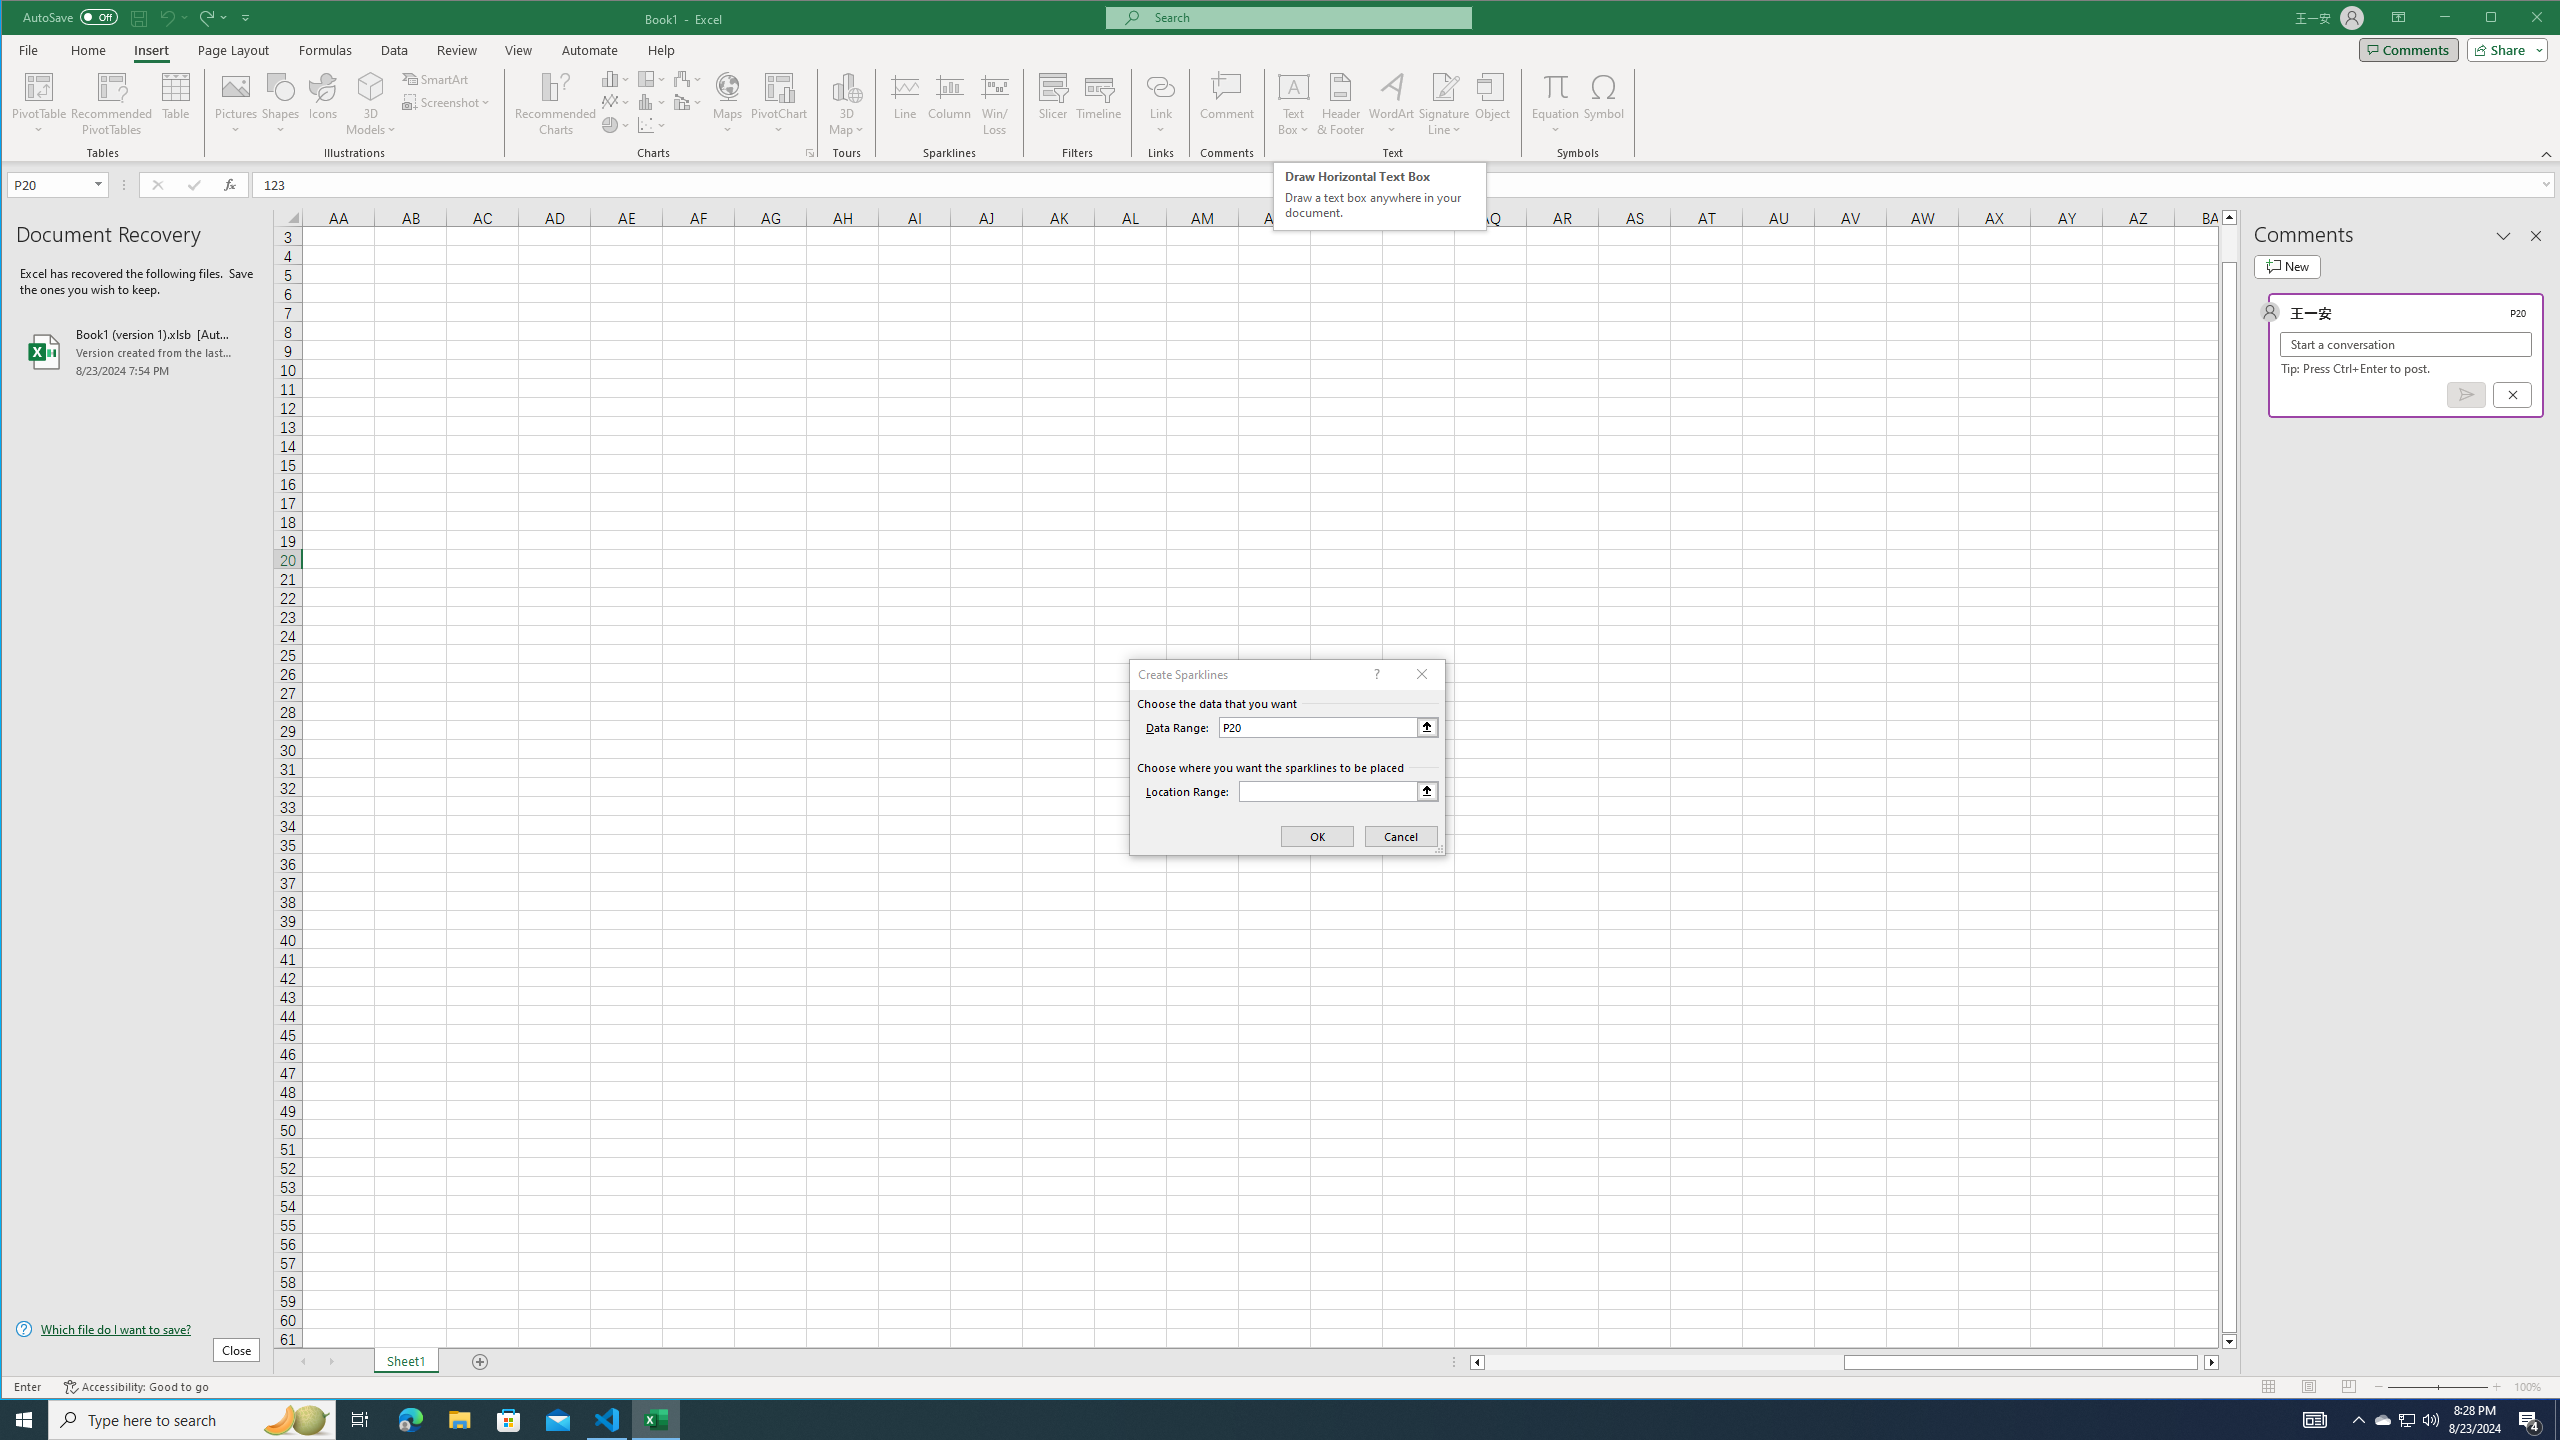 This screenshot has height=1440, width=2560. Describe the element at coordinates (1556, 85) in the screenshot. I see `'Equation'` at that location.